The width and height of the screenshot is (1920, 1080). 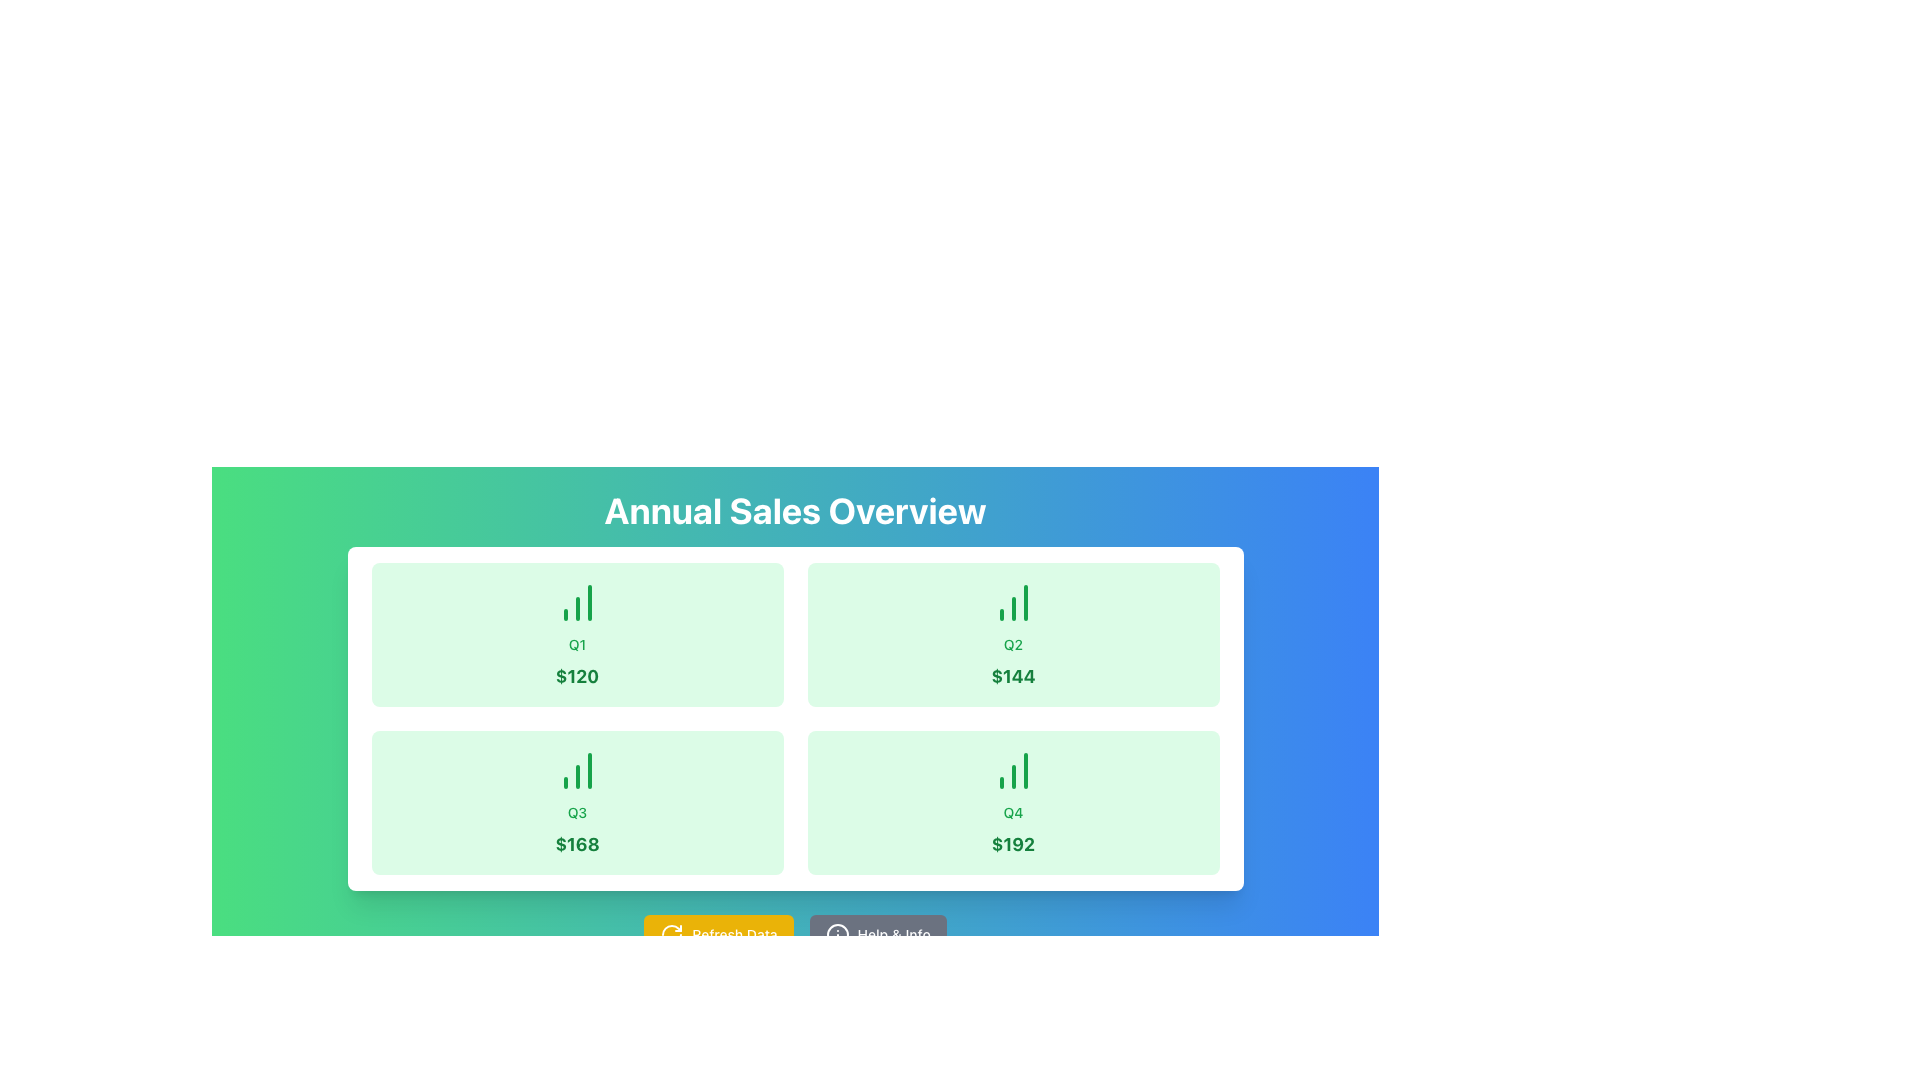 What do you see at coordinates (1013, 676) in the screenshot?
I see `the Static Text Label displaying the value '$144' in bold green font, located at the bottom of the Q2 sales data card` at bounding box center [1013, 676].